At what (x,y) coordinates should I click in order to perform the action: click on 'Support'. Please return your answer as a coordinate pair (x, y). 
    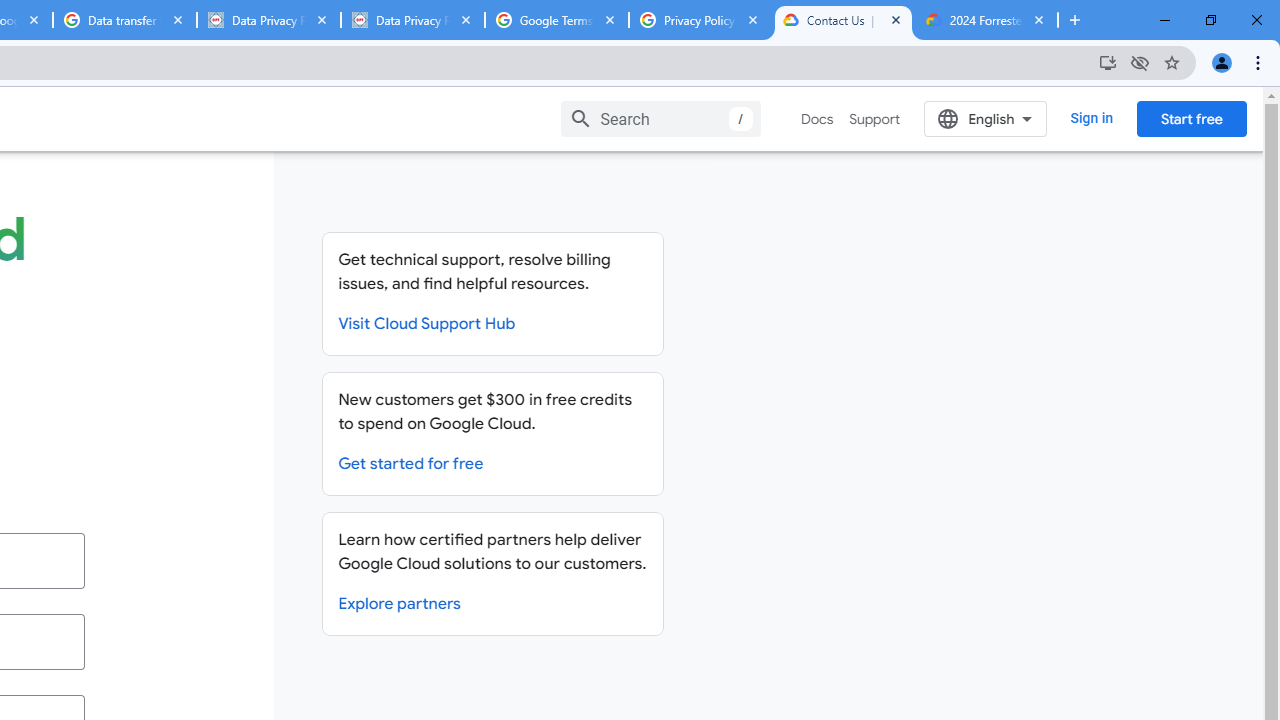
    Looking at the image, I should click on (874, 119).